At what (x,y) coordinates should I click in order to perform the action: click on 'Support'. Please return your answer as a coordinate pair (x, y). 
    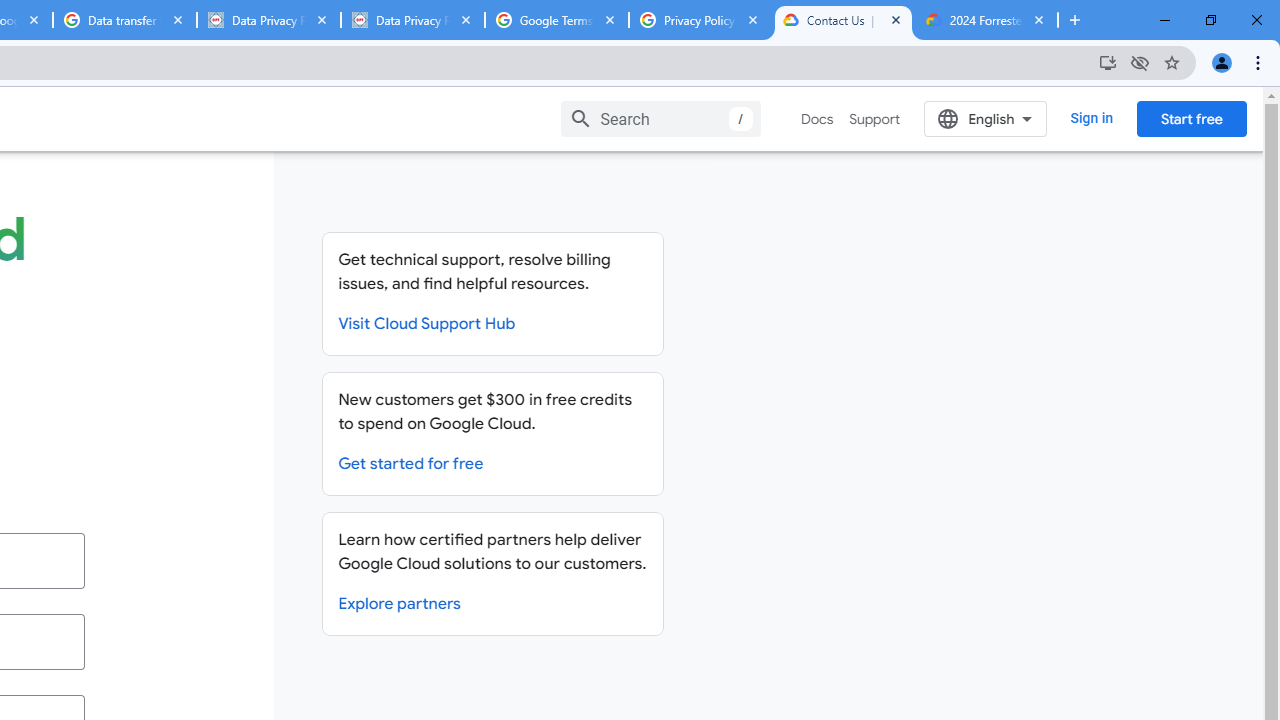
    Looking at the image, I should click on (874, 119).